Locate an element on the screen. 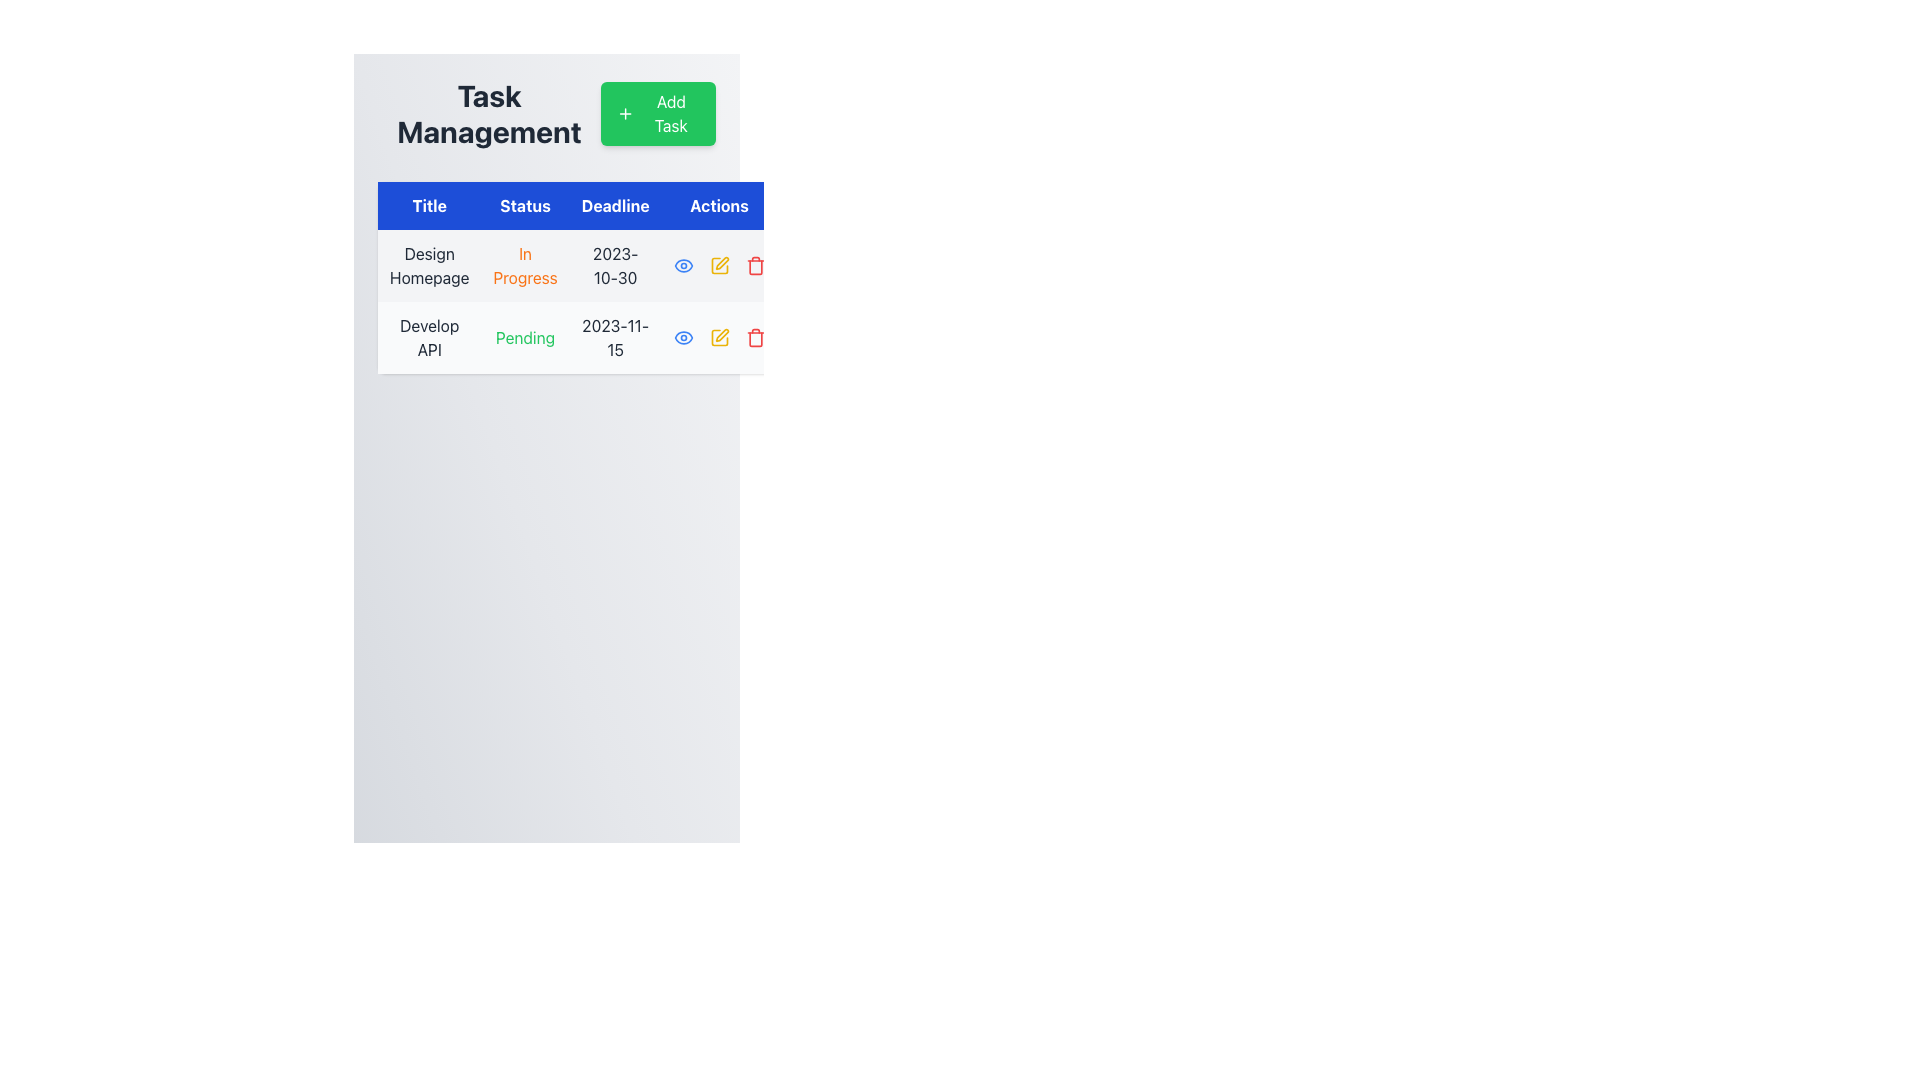  the header text indicating task management functionality, located at the top-left corner of the interface is located at coordinates (489, 114).